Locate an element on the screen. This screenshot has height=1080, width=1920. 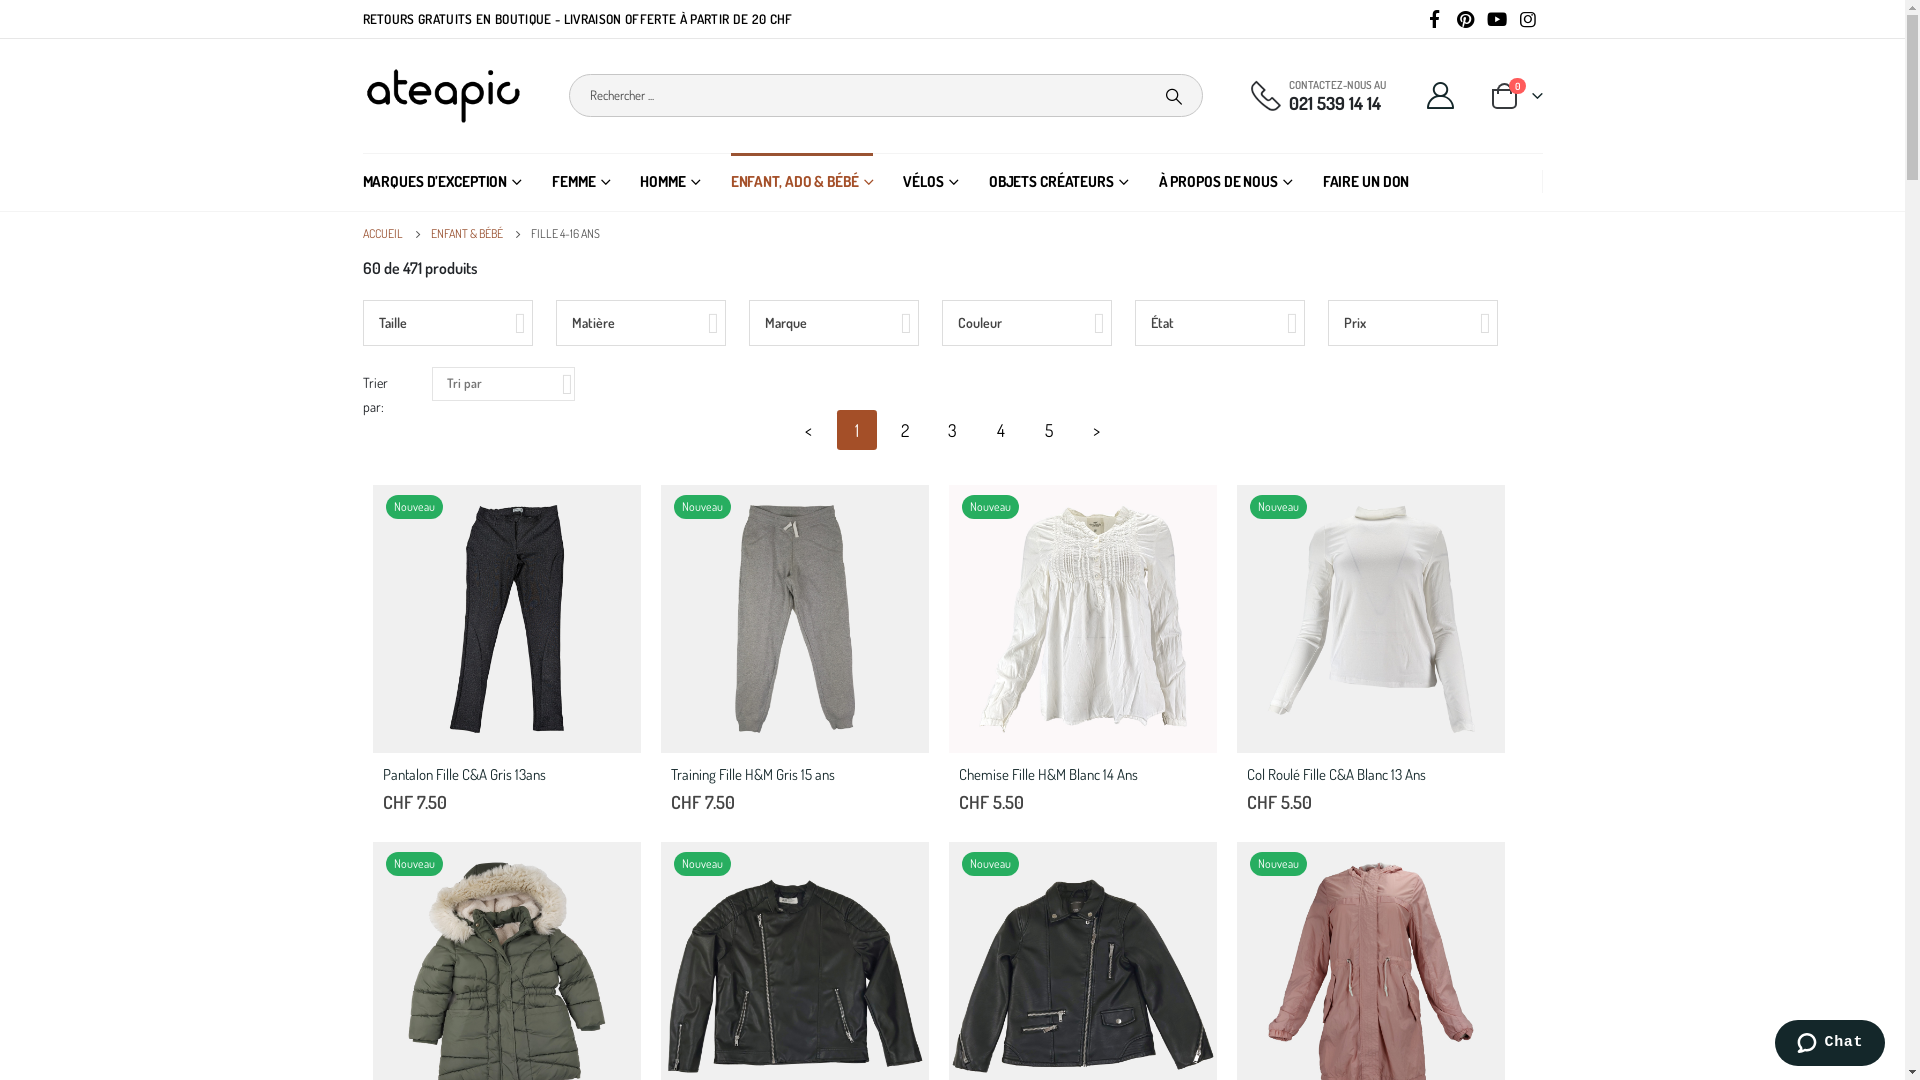
'3' is located at coordinates (950, 428).